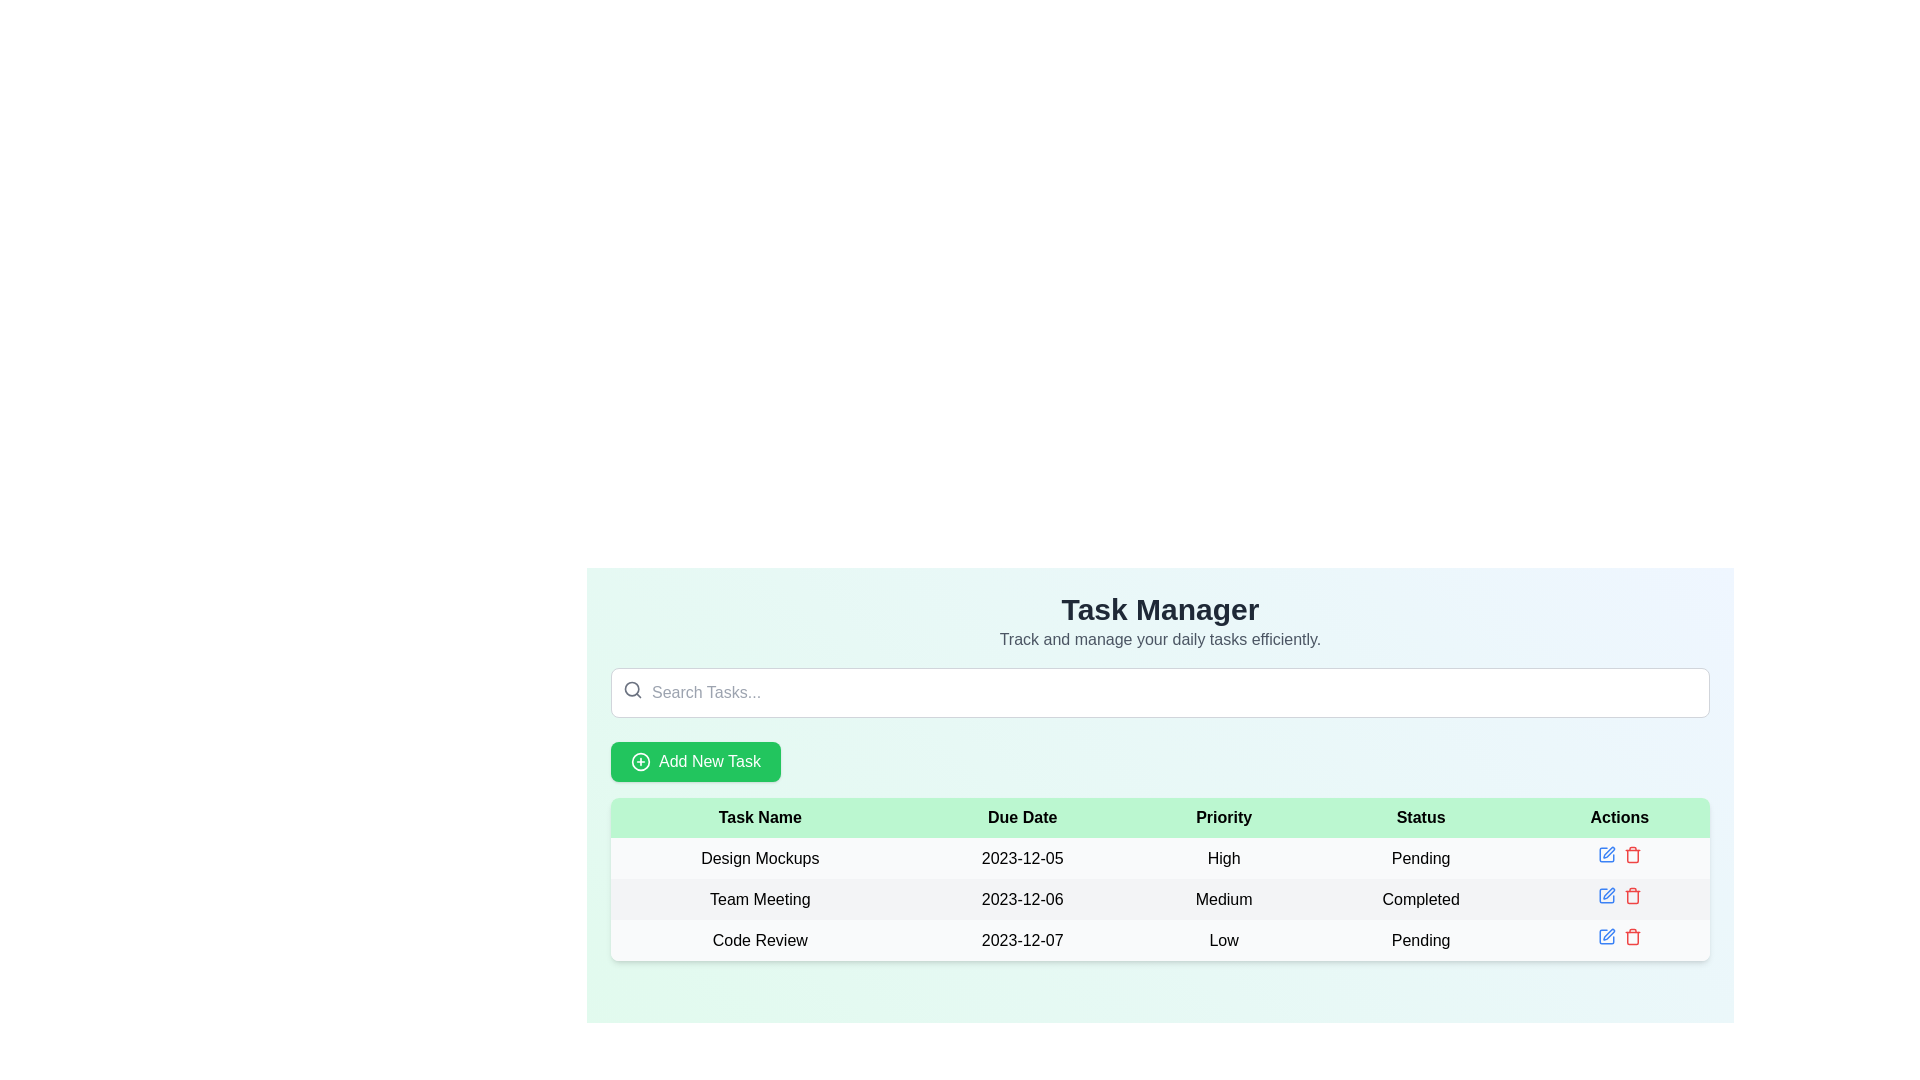 This screenshot has height=1080, width=1920. I want to click on the table row representing the task labeled 'Code Review' with due date '2023-12-07', priority 'Low', and status 'Pending', so click(1160, 940).